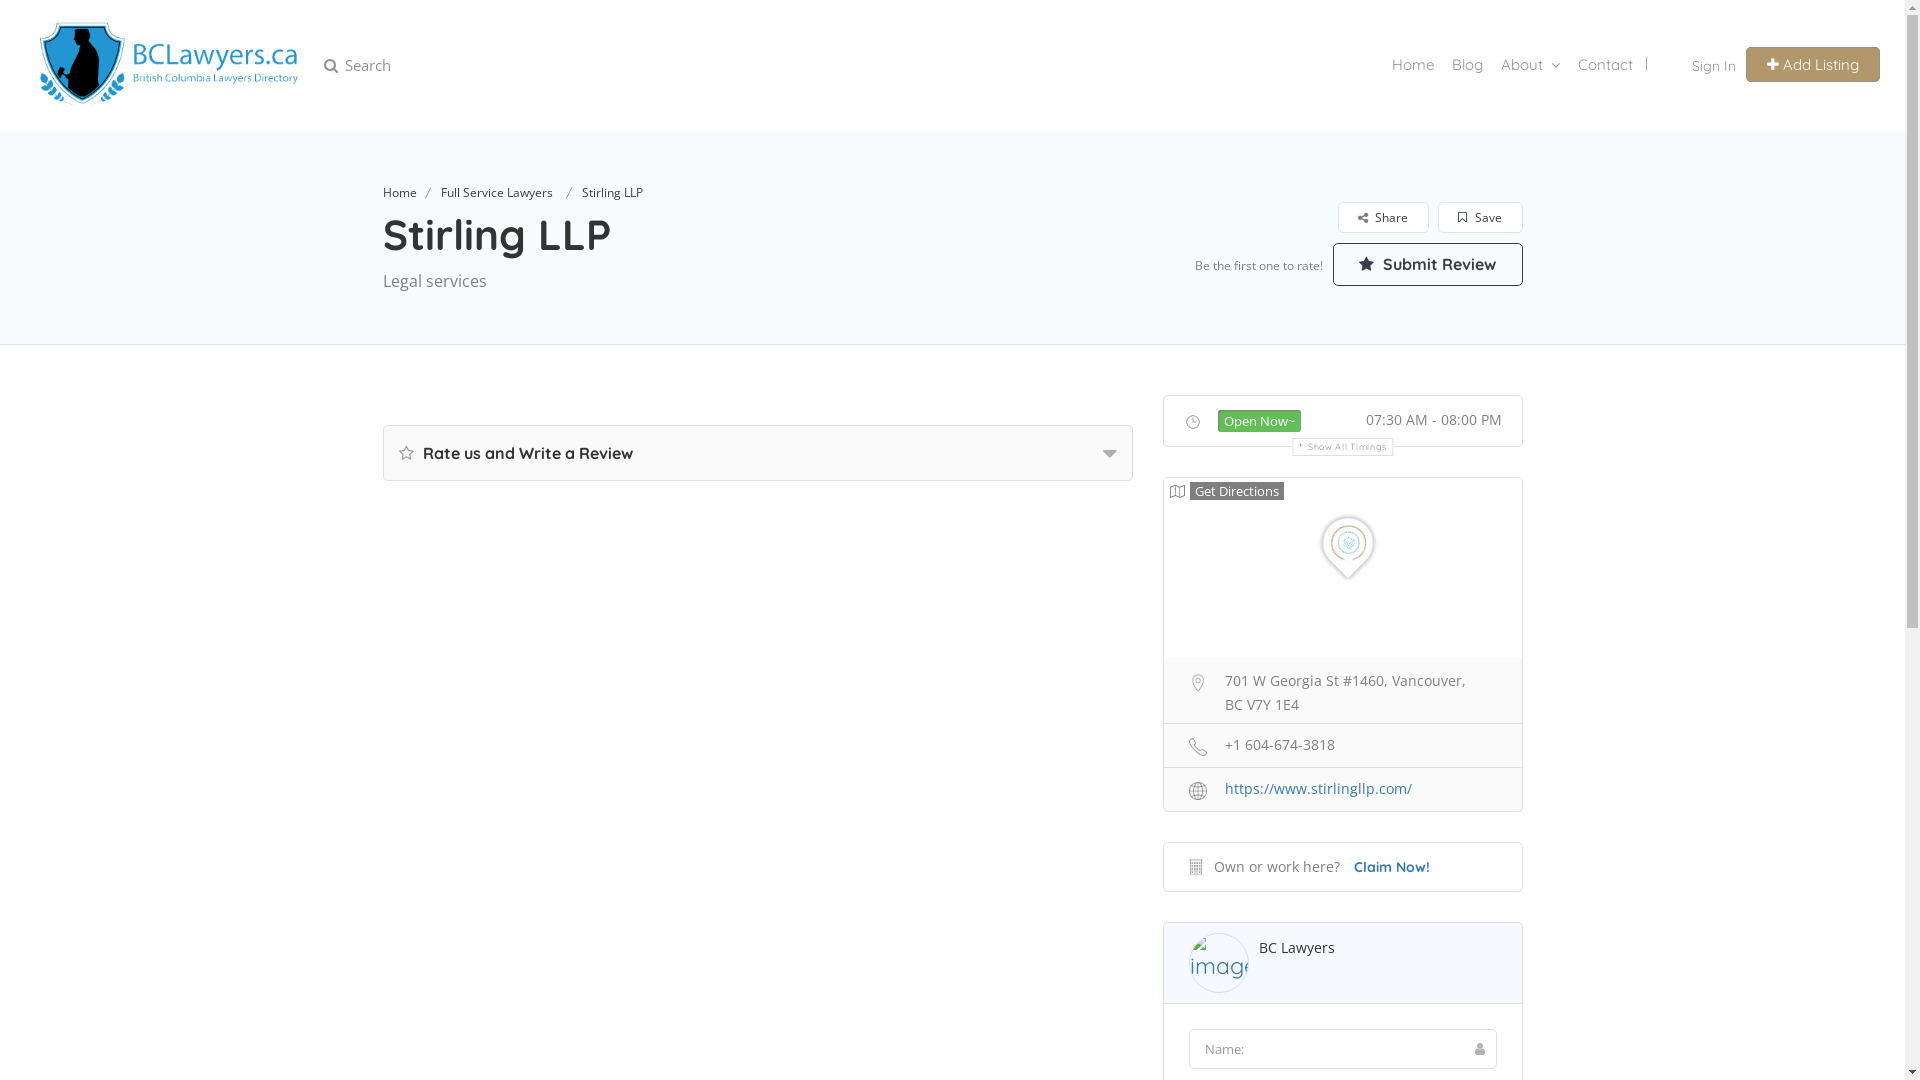 The image size is (1920, 1080). What do you see at coordinates (1520, 62) in the screenshot?
I see `'About'` at bounding box center [1520, 62].